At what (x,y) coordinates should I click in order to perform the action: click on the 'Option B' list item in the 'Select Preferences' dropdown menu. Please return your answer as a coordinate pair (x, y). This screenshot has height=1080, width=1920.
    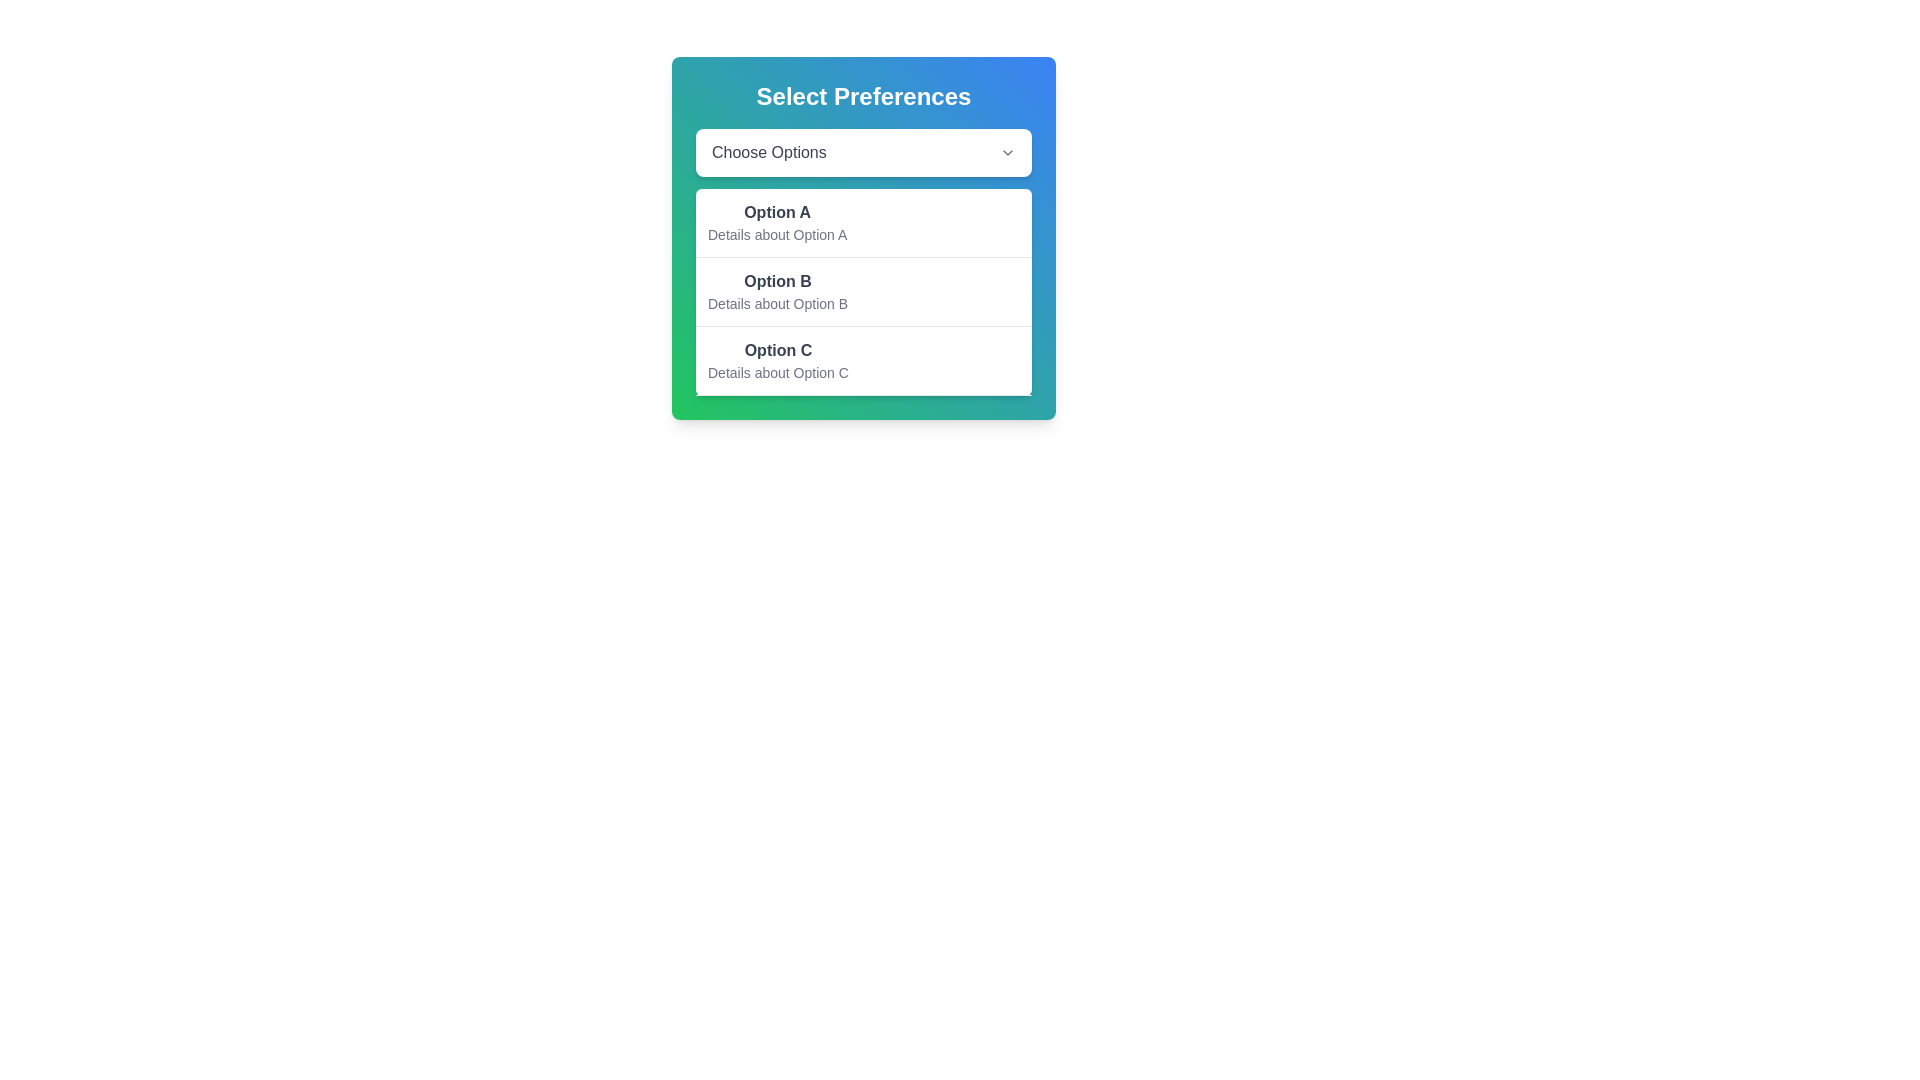
    Looking at the image, I should click on (776, 292).